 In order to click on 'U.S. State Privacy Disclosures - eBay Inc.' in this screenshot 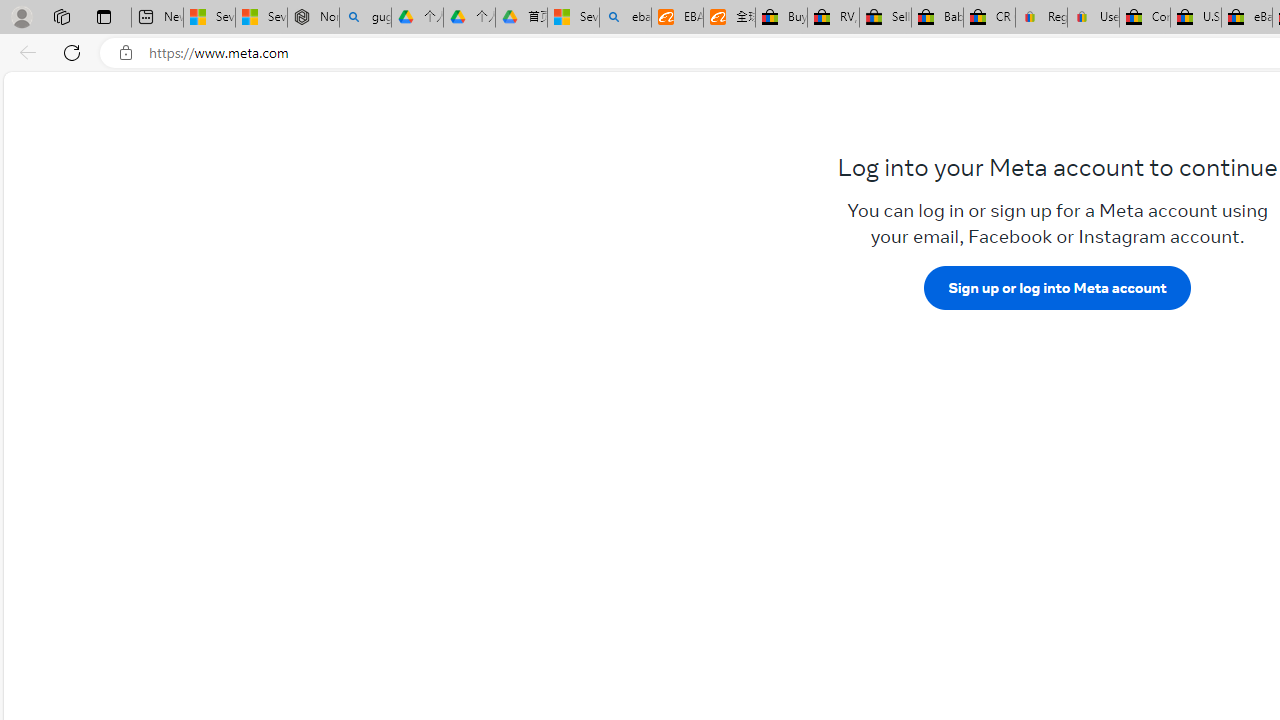, I will do `click(1196, 17)`.